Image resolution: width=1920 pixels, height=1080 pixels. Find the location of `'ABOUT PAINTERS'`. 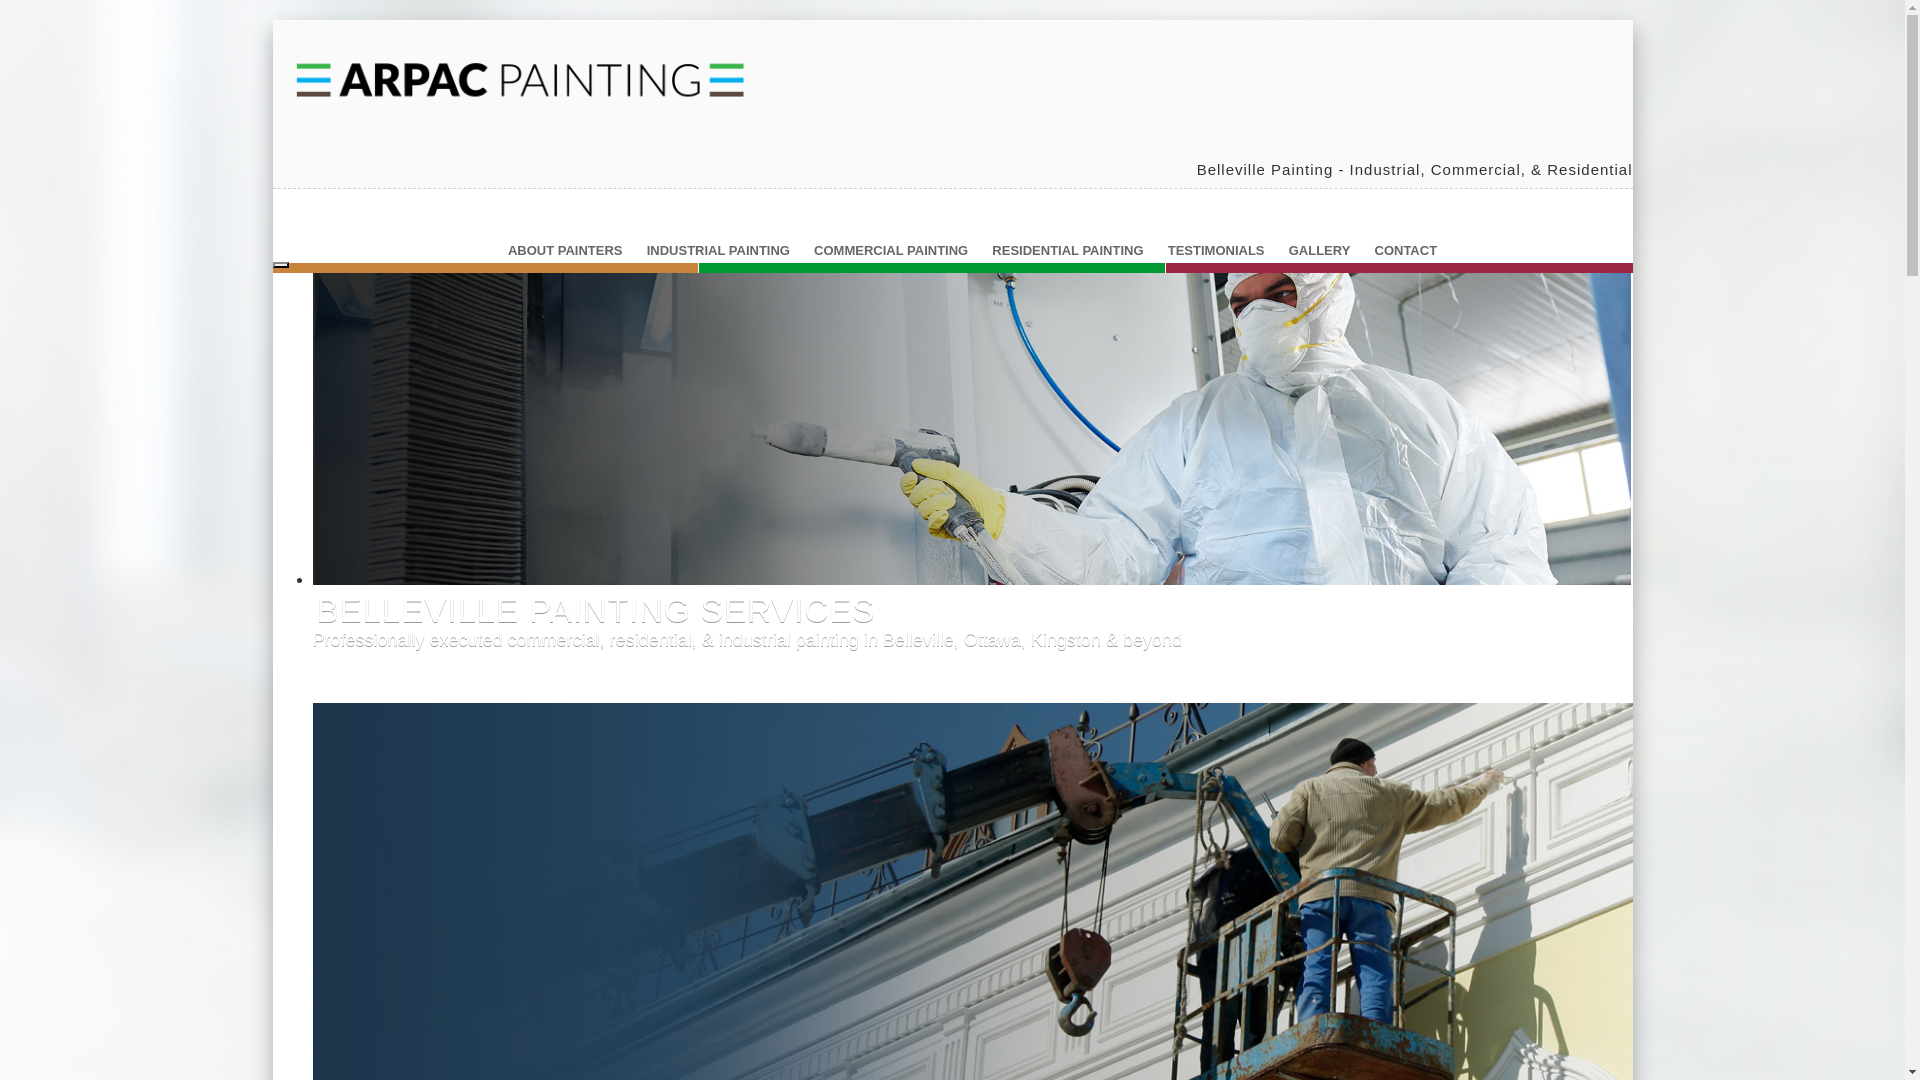

'ABOUT PAINTERS' is located at coordinates (564, 249).